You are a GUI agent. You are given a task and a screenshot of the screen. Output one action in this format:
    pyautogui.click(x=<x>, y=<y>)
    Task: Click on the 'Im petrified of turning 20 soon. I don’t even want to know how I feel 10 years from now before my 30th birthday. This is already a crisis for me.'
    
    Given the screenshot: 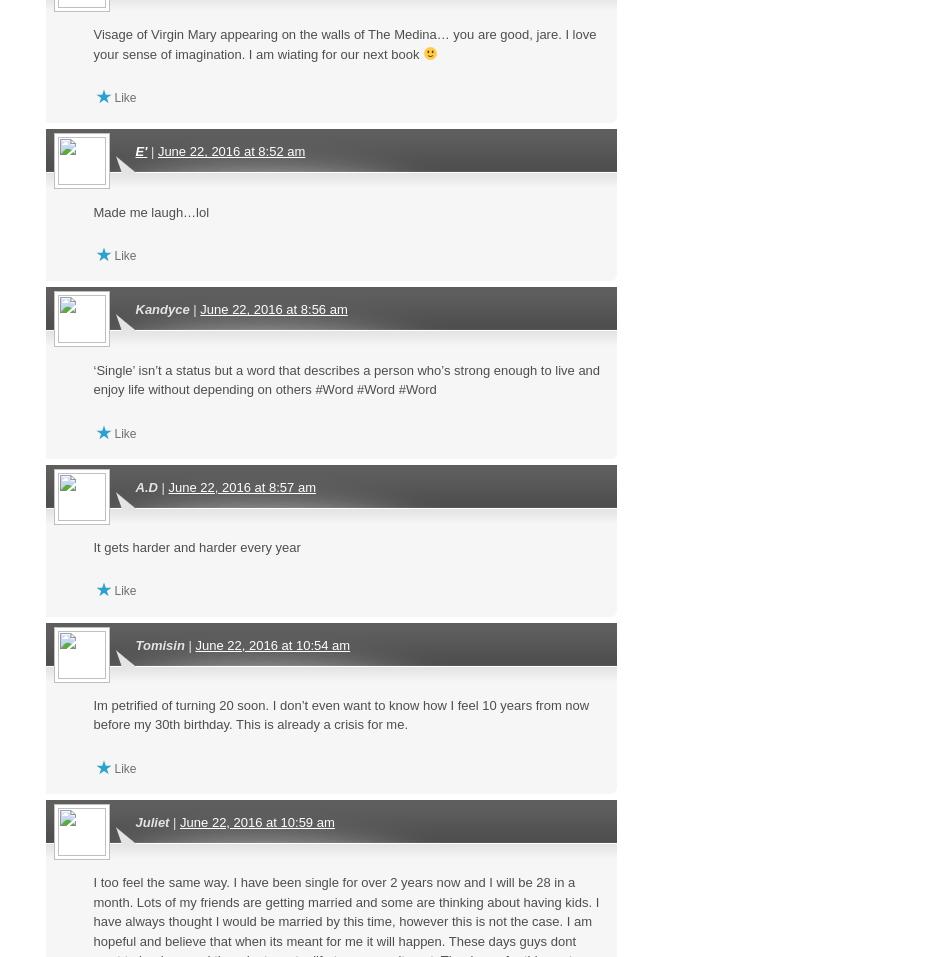 What is the action you would take?
    pyautogui.click(x=341, y=714)
    